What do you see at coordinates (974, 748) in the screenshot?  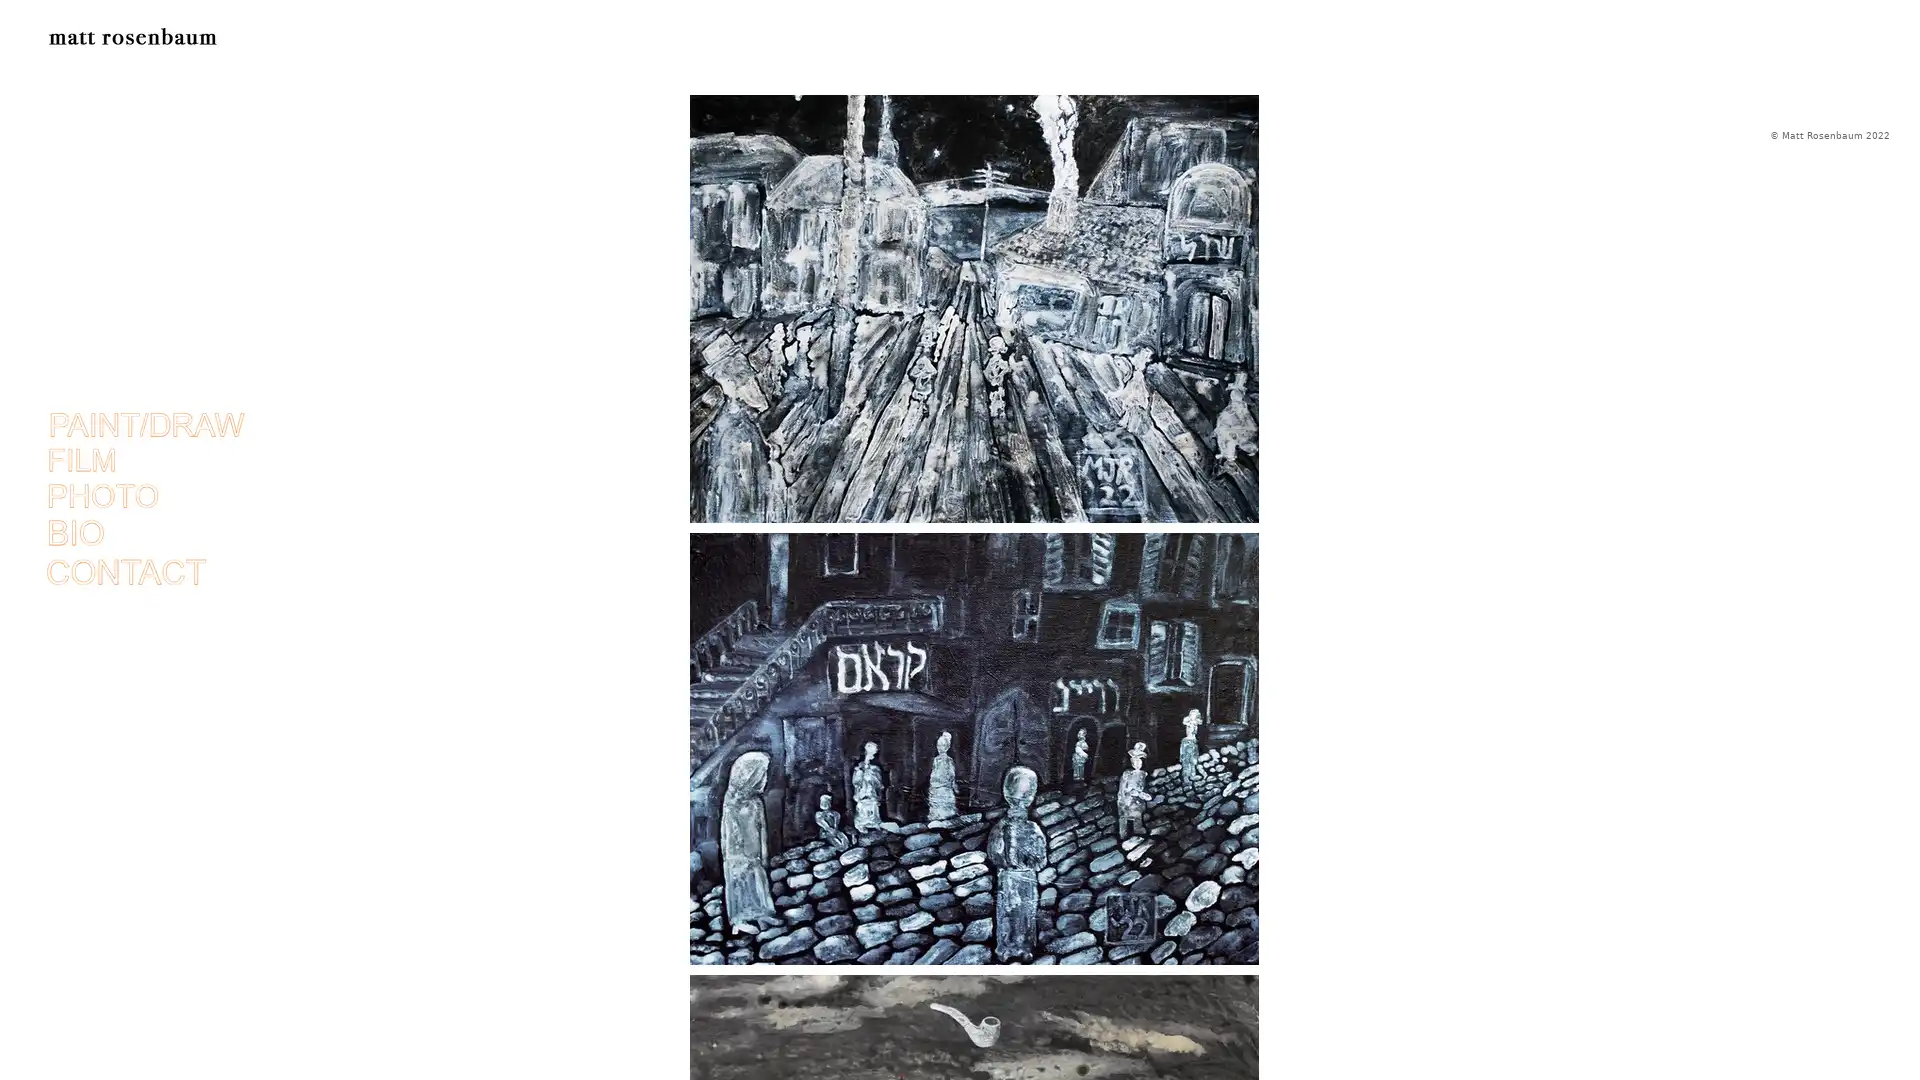 I see `ghosts of vilna II.jpg` at bounding box center [974, 748].